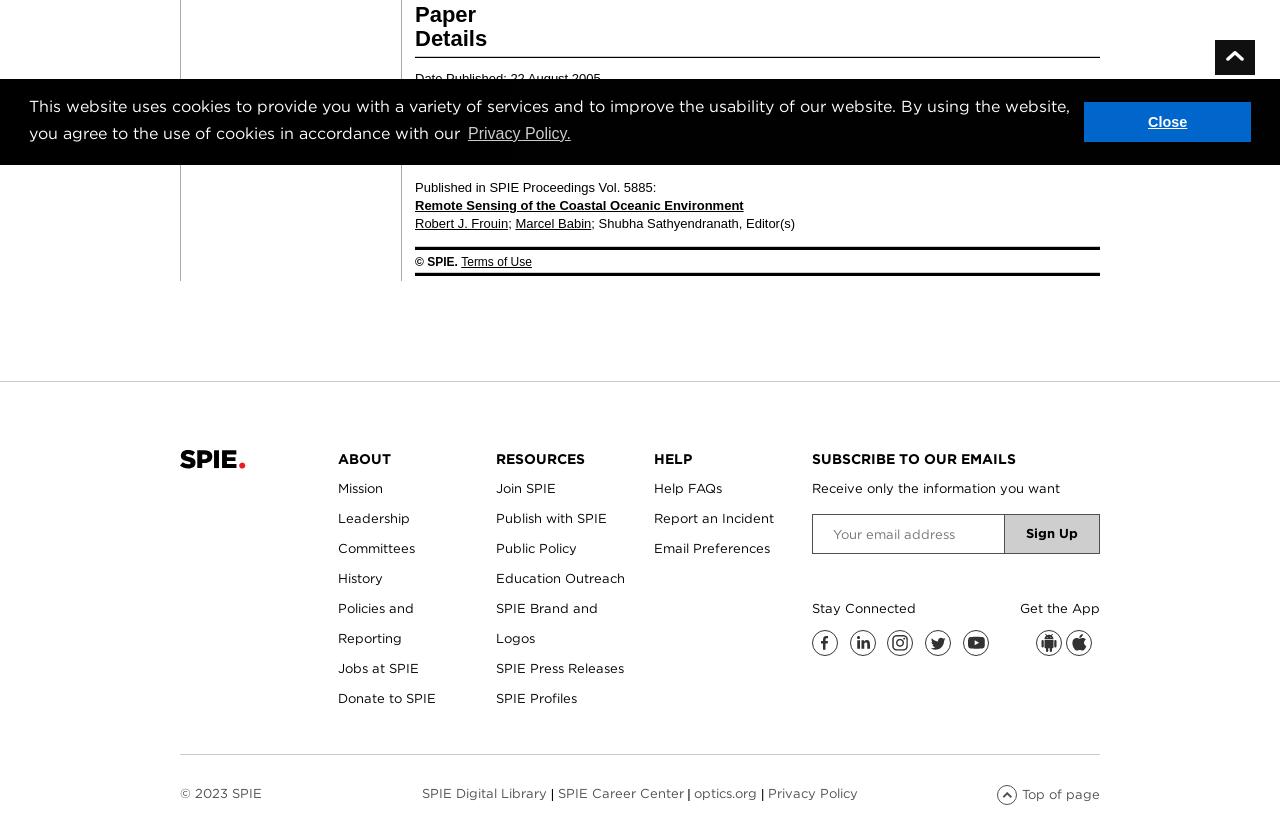 This screenshot has height=835, width=1280. Describe the element at coordinates (496, 261) in the screenshot. I see `'Terms of Use'` at that location.